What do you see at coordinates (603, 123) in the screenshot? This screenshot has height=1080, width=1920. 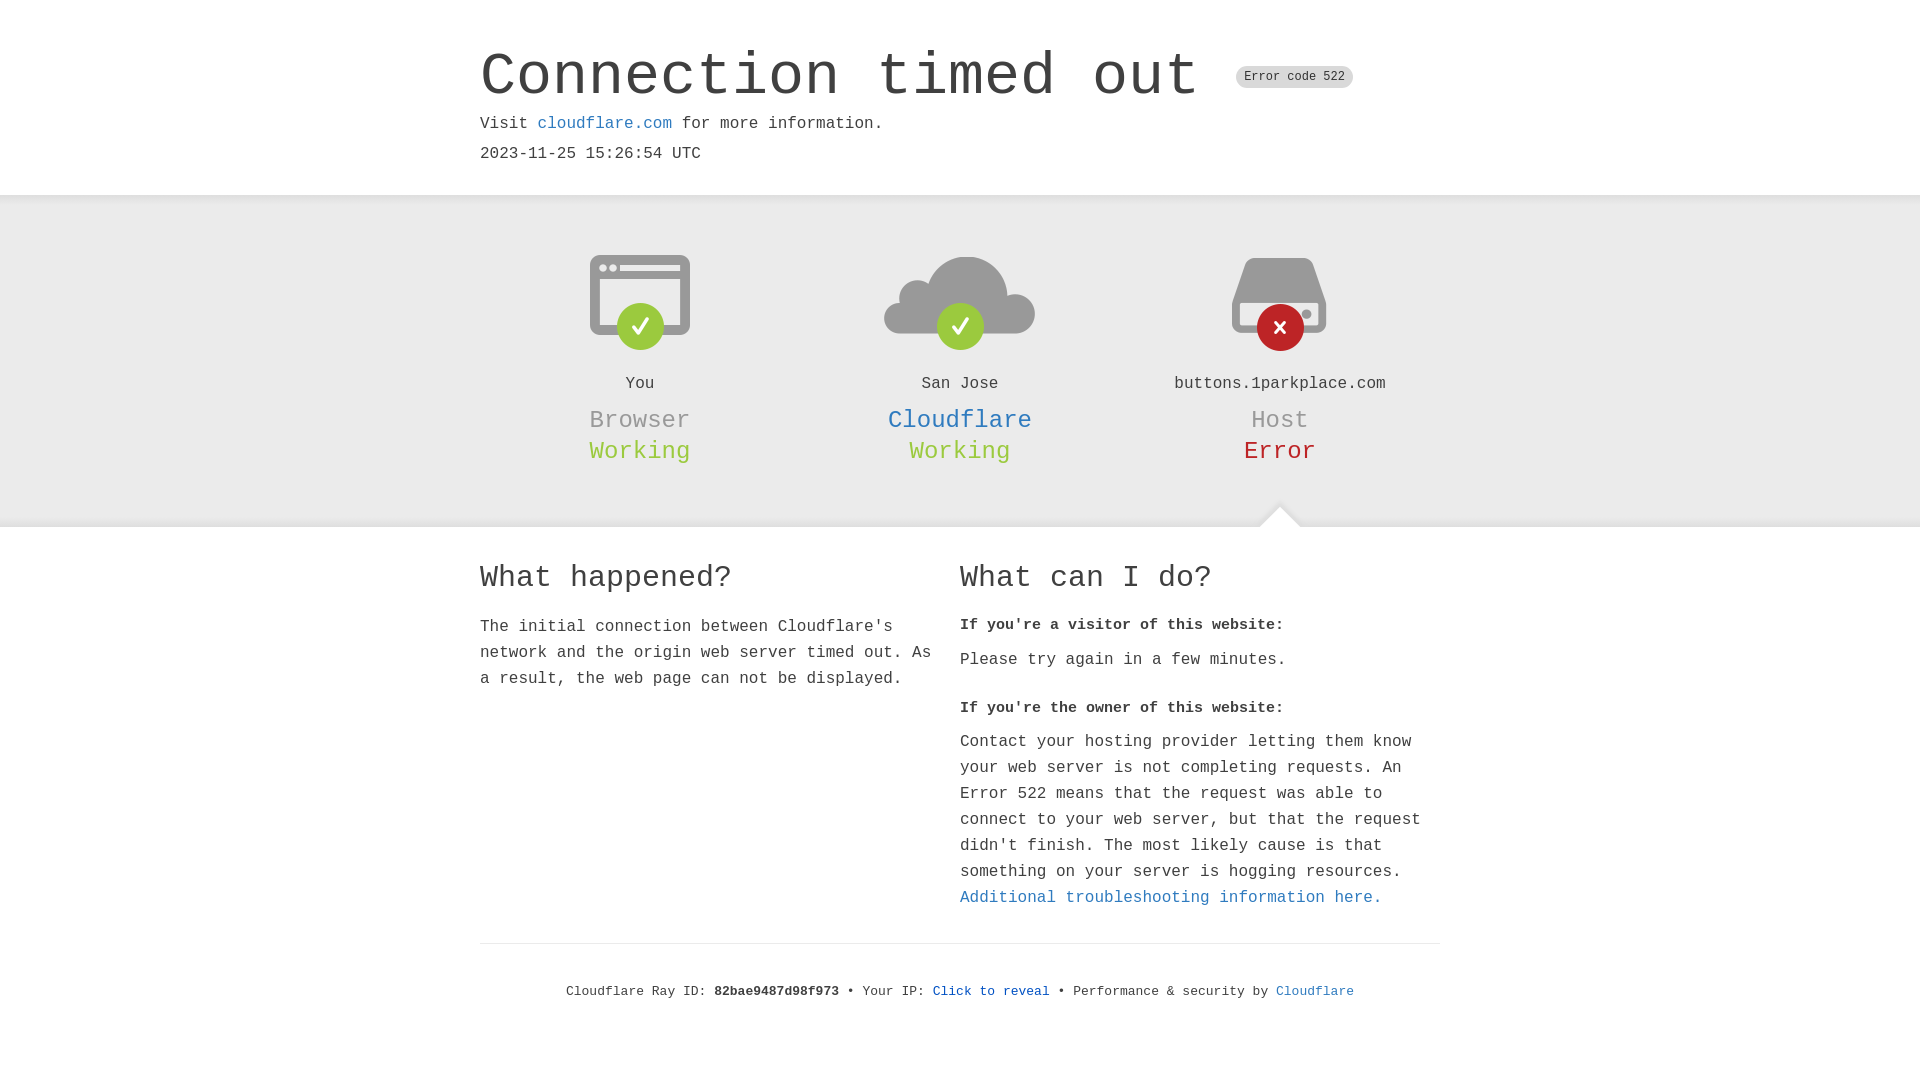 I see `'cloudflare.com'` at bounding box center [603, 123].